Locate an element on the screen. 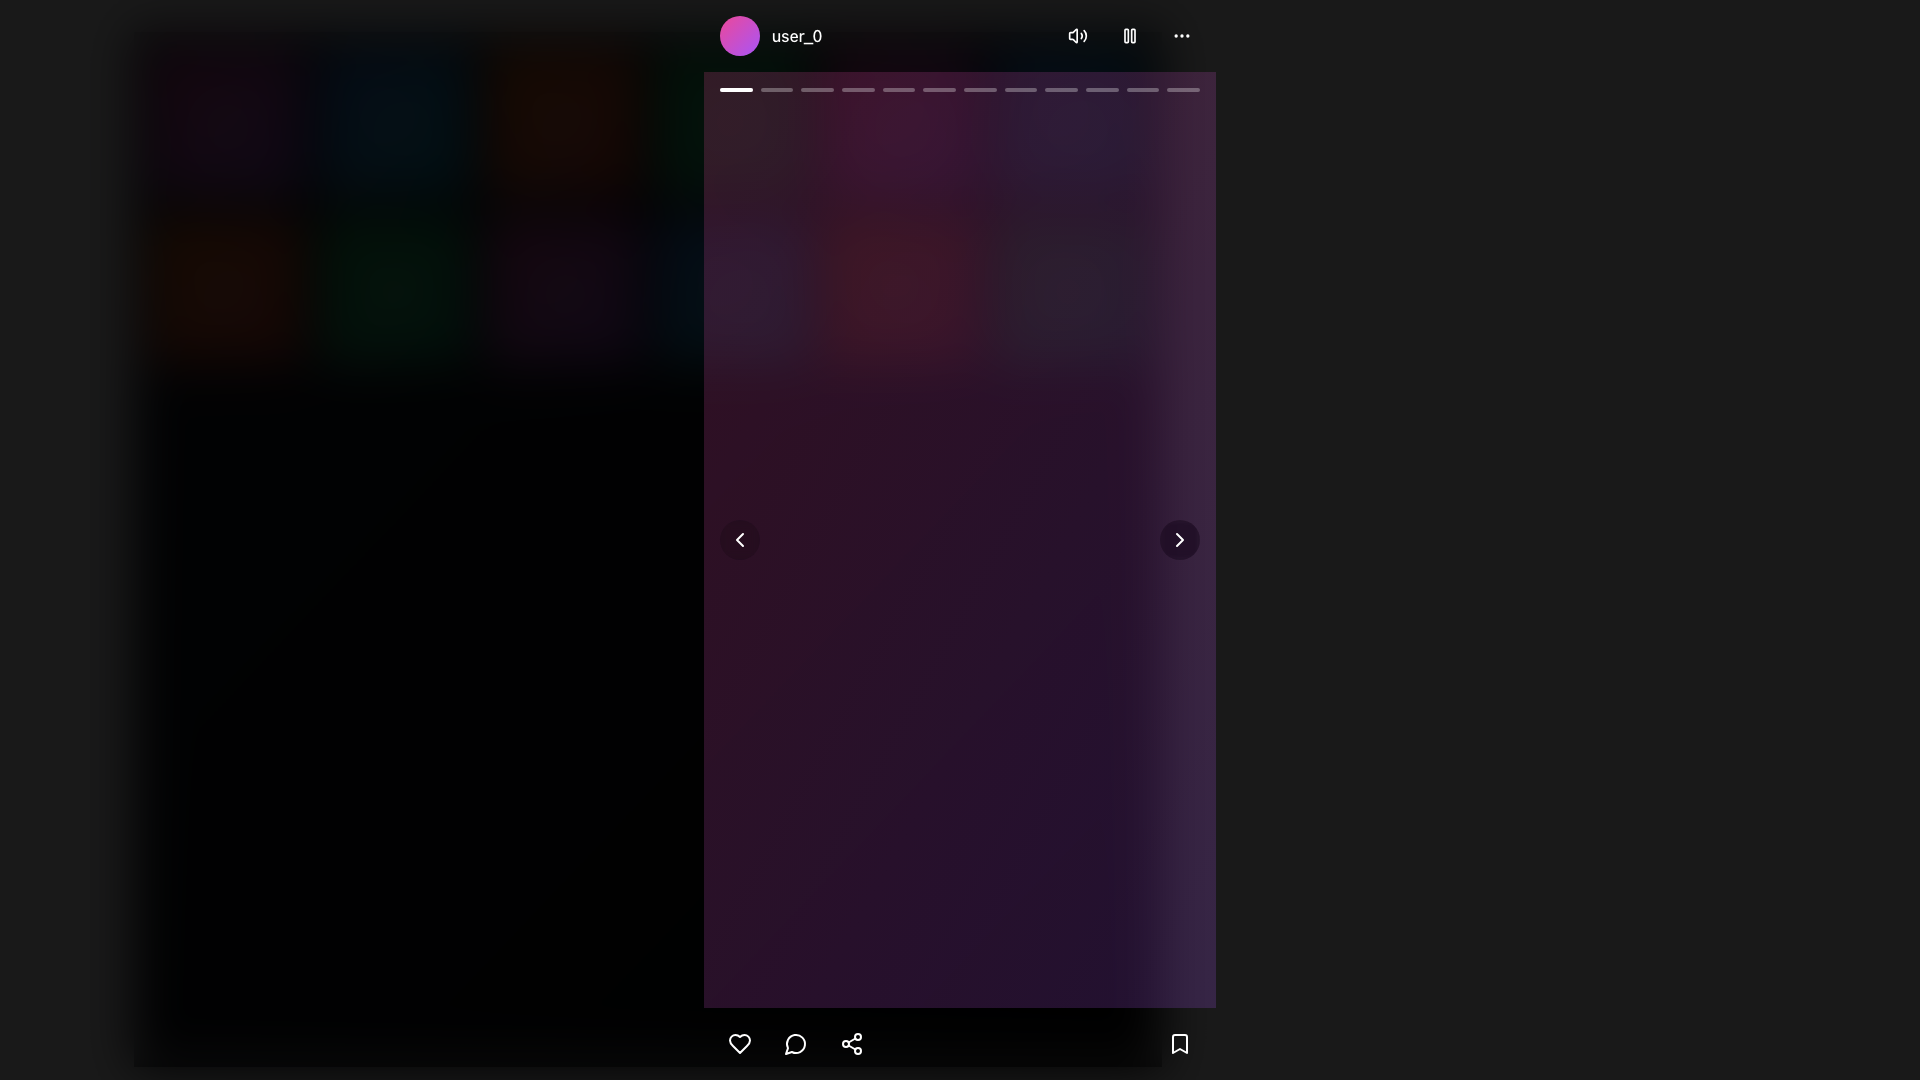  the progress indication of the leftmost segment of the progress bar, which visually represents the current state of completion is located at coordinates (1012, 190).